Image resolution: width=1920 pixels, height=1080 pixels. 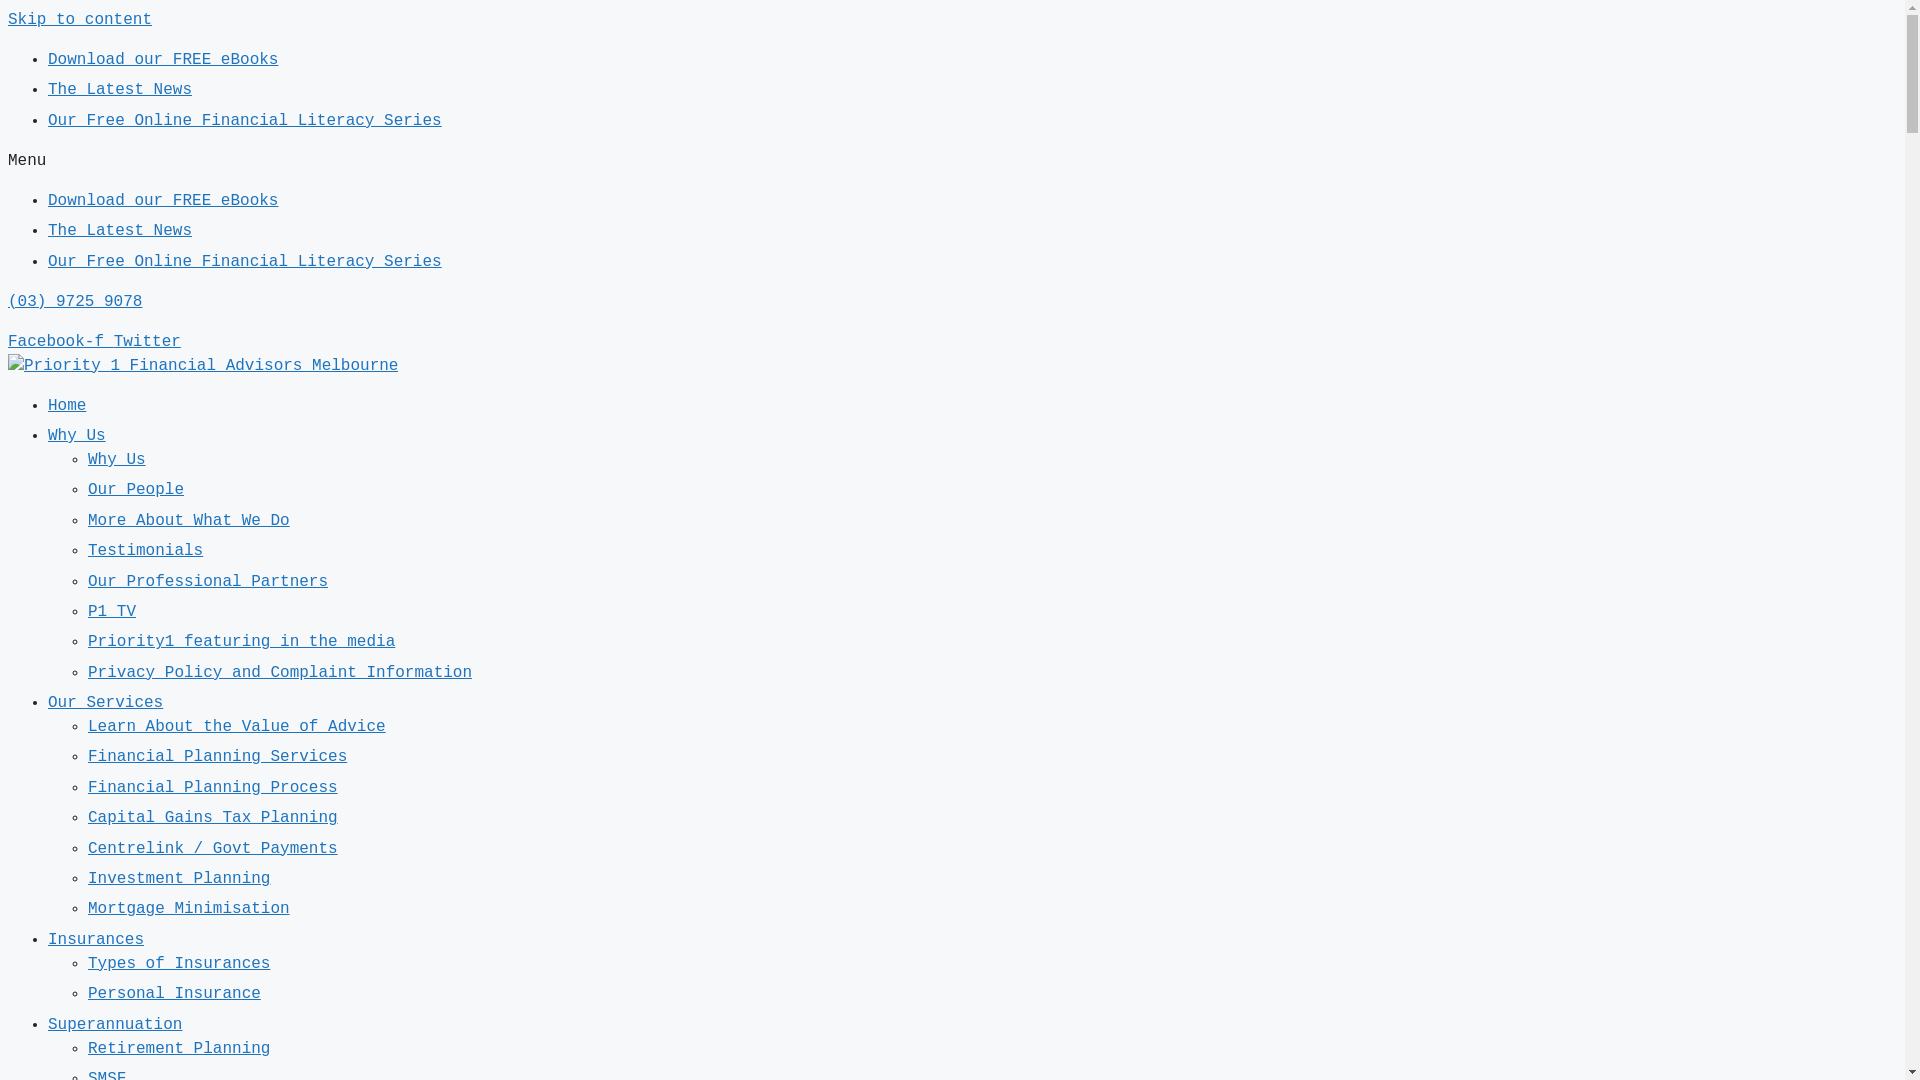 I want to click on 'Centrelink / Govt Payments', so click(x=86, y=848).